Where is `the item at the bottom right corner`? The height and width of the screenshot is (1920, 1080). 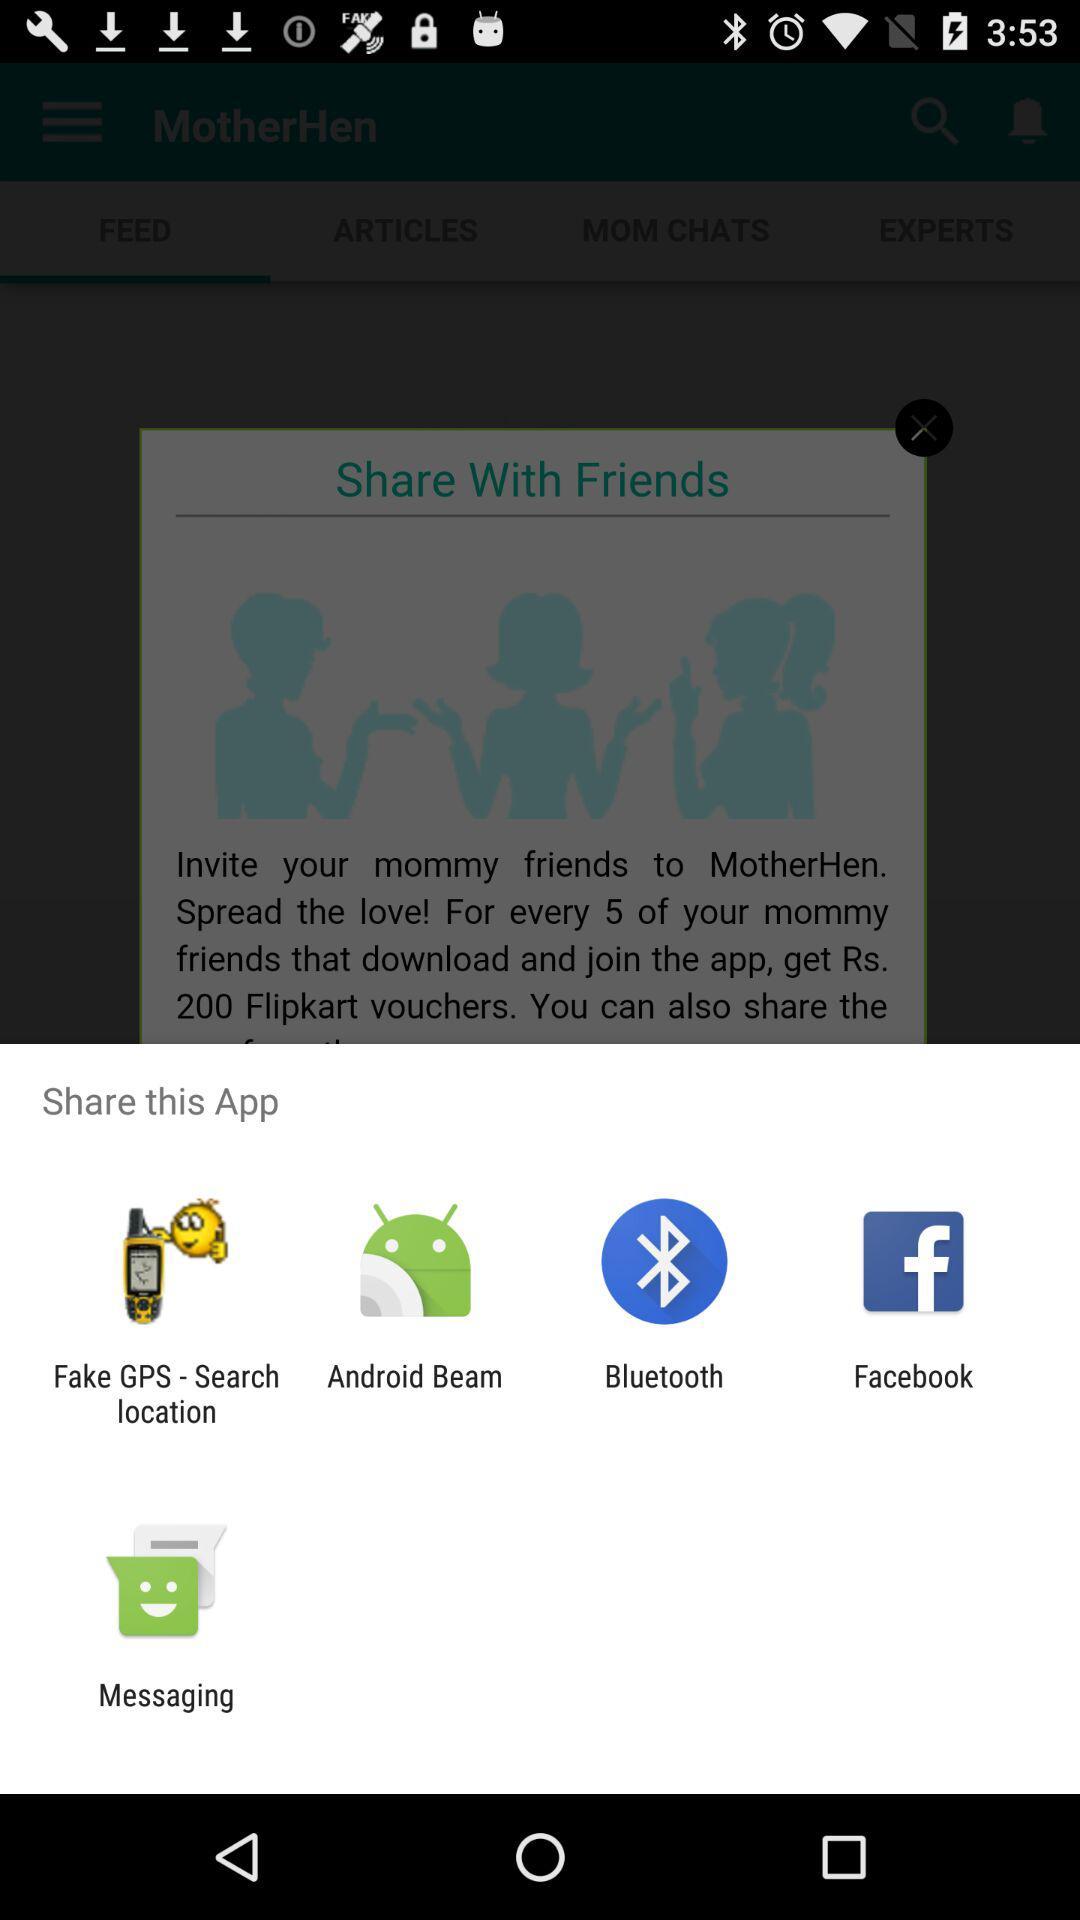 the item at the bottom right corner is located at coordinates (913, 1392).